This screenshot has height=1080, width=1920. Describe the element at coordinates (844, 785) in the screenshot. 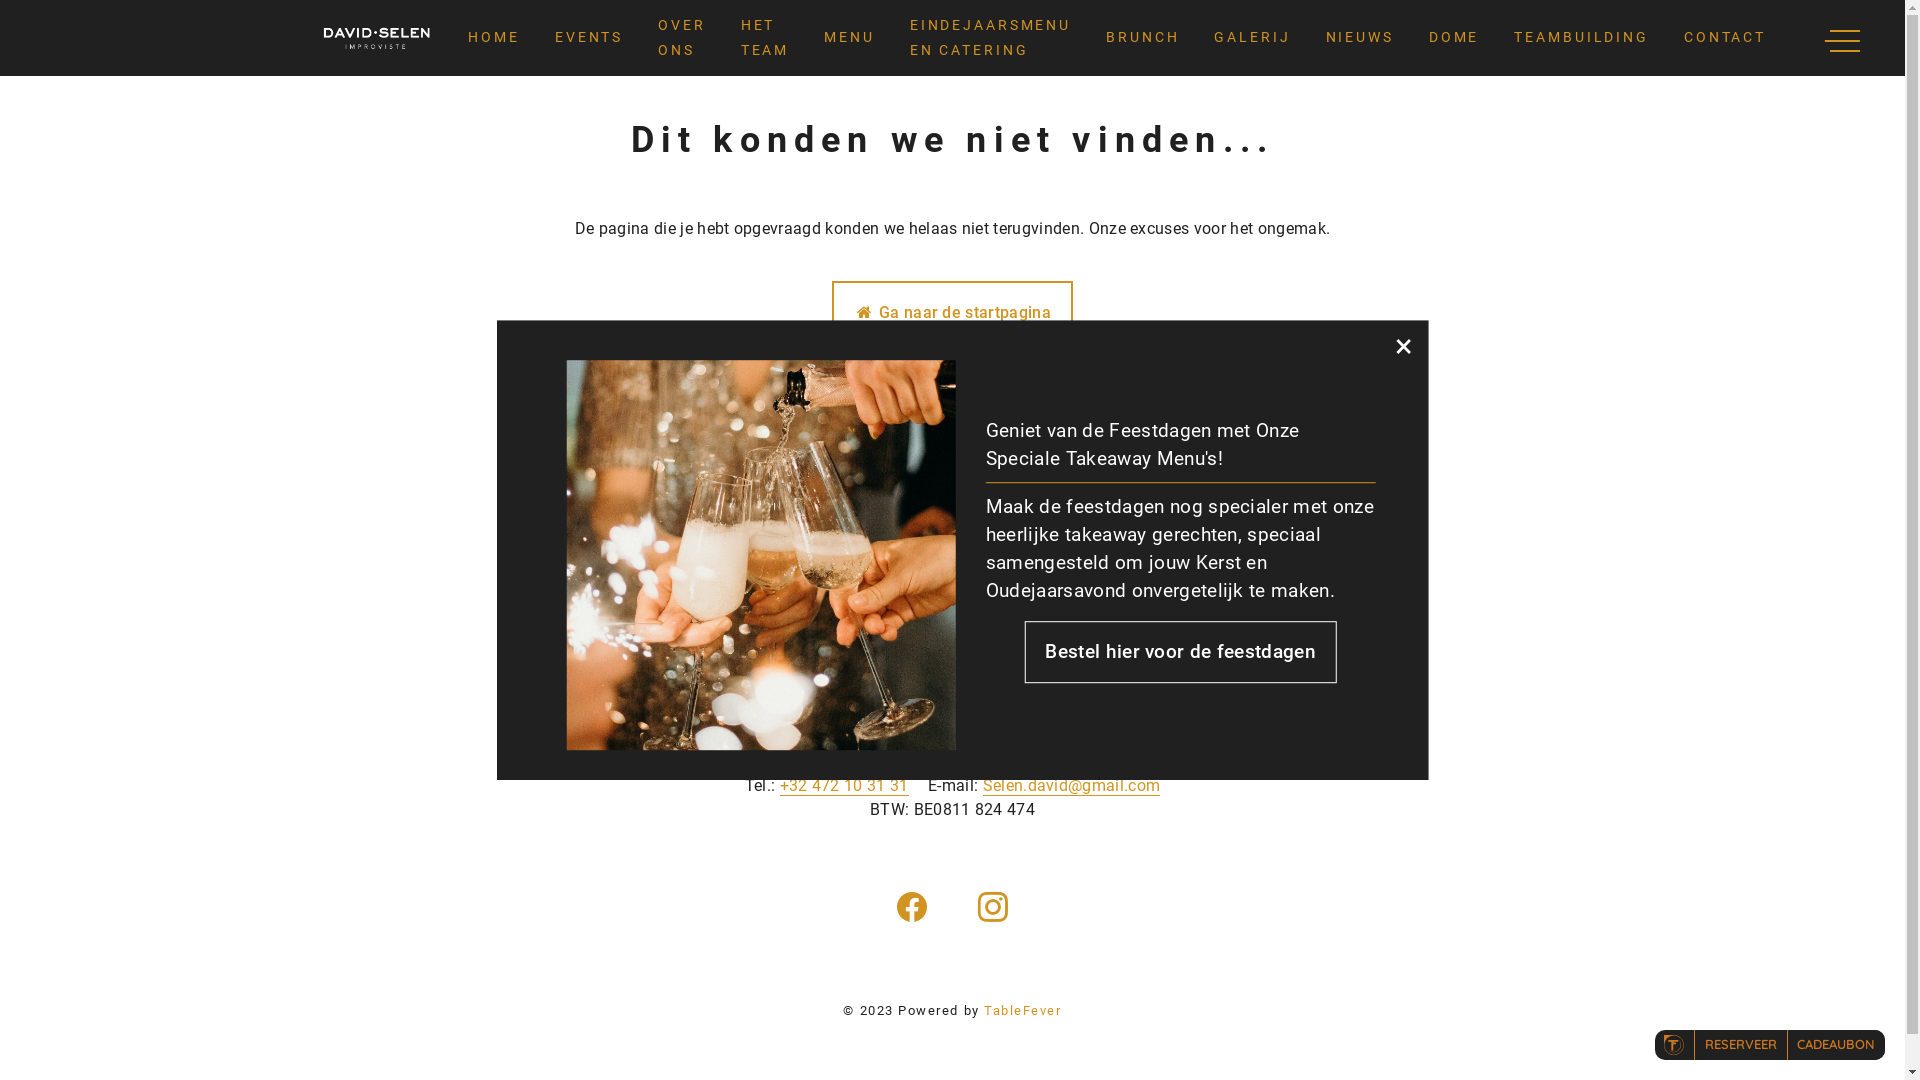

I see `'+32 472 10 31 31'` at that location.